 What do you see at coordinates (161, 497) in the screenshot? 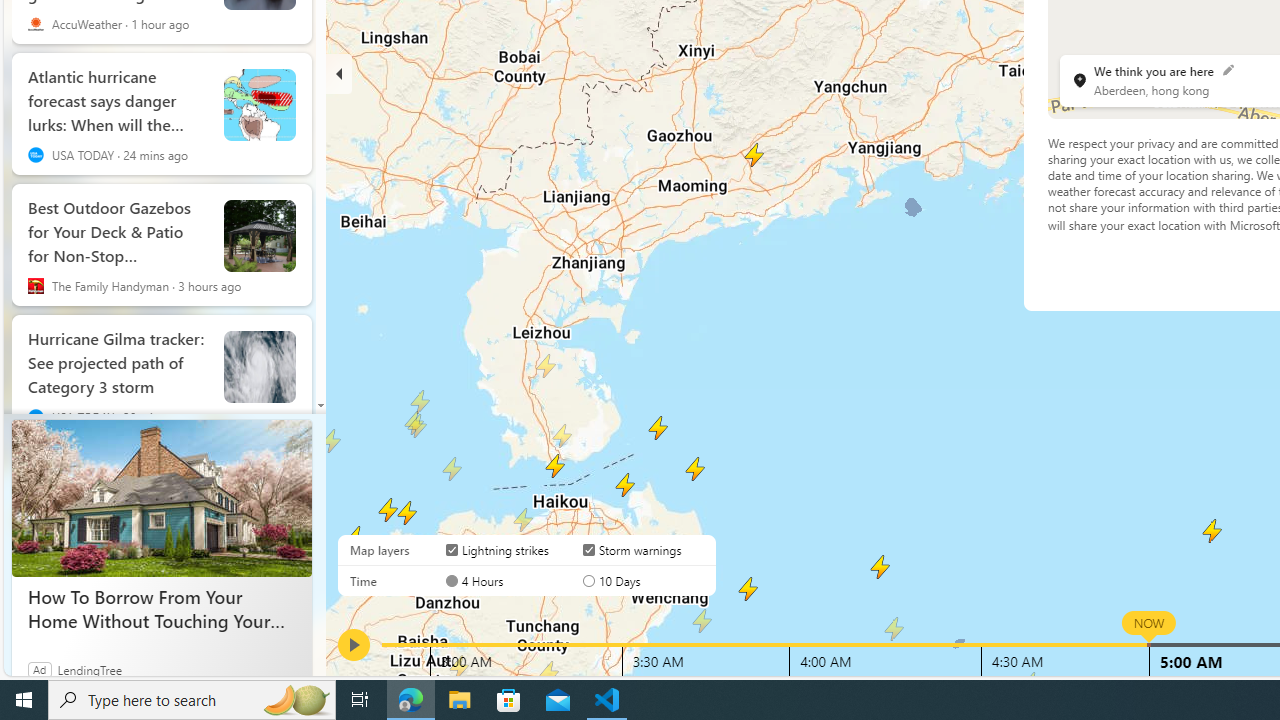
I see `'How To Borrow From Your Home Without Touching Your Mortgage'` at bounding box center [161, 497].